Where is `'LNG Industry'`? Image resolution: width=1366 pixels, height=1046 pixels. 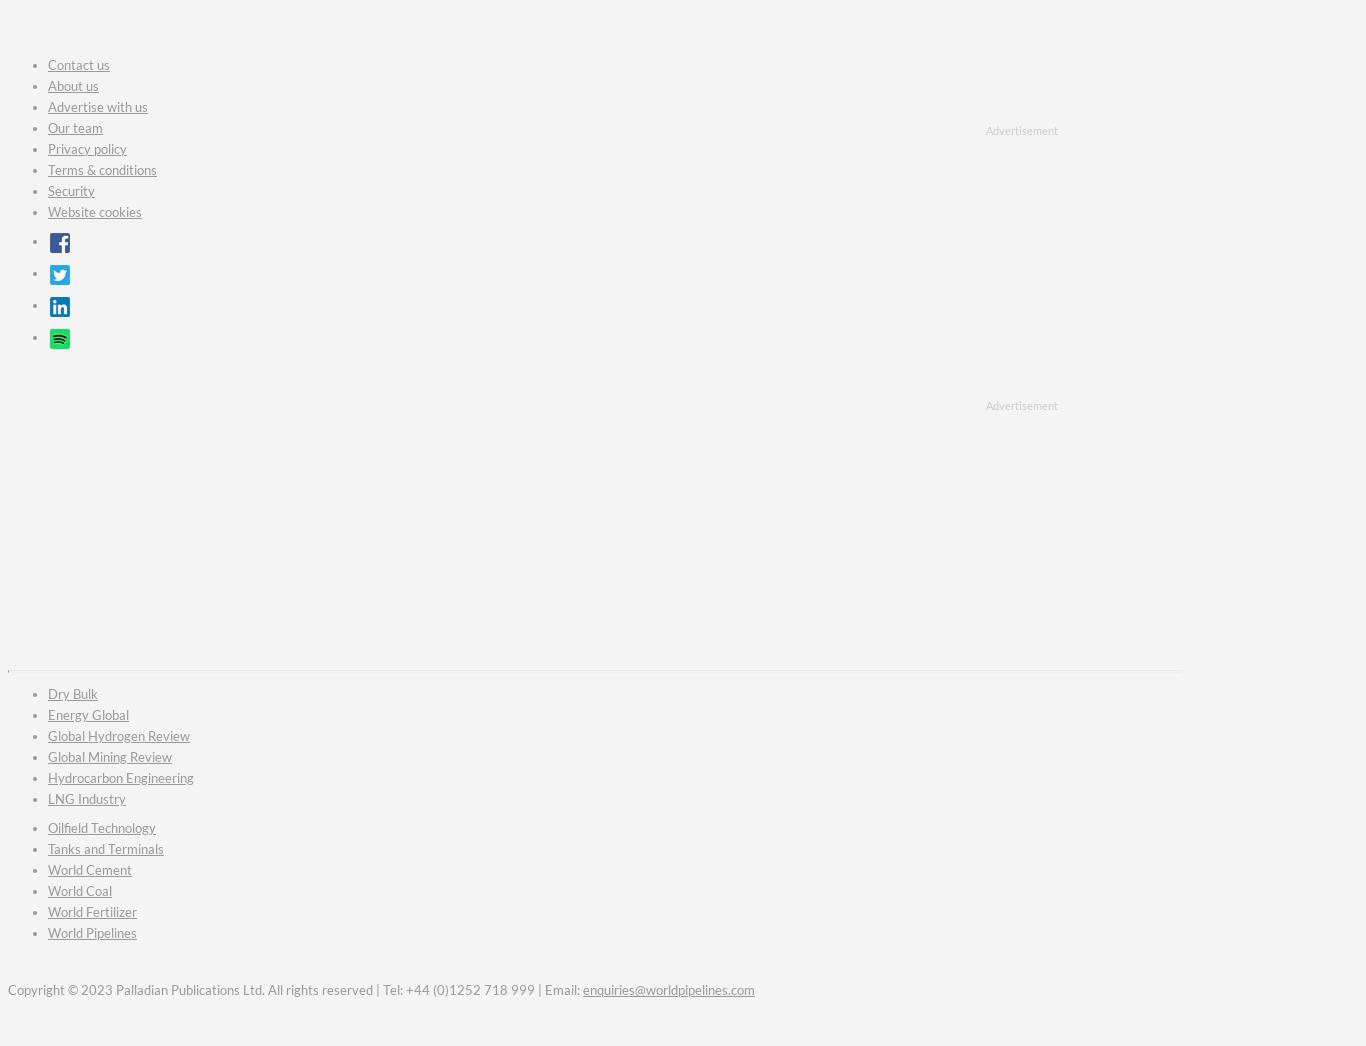
'LNG Industry' is located at coordinates (47, 799).